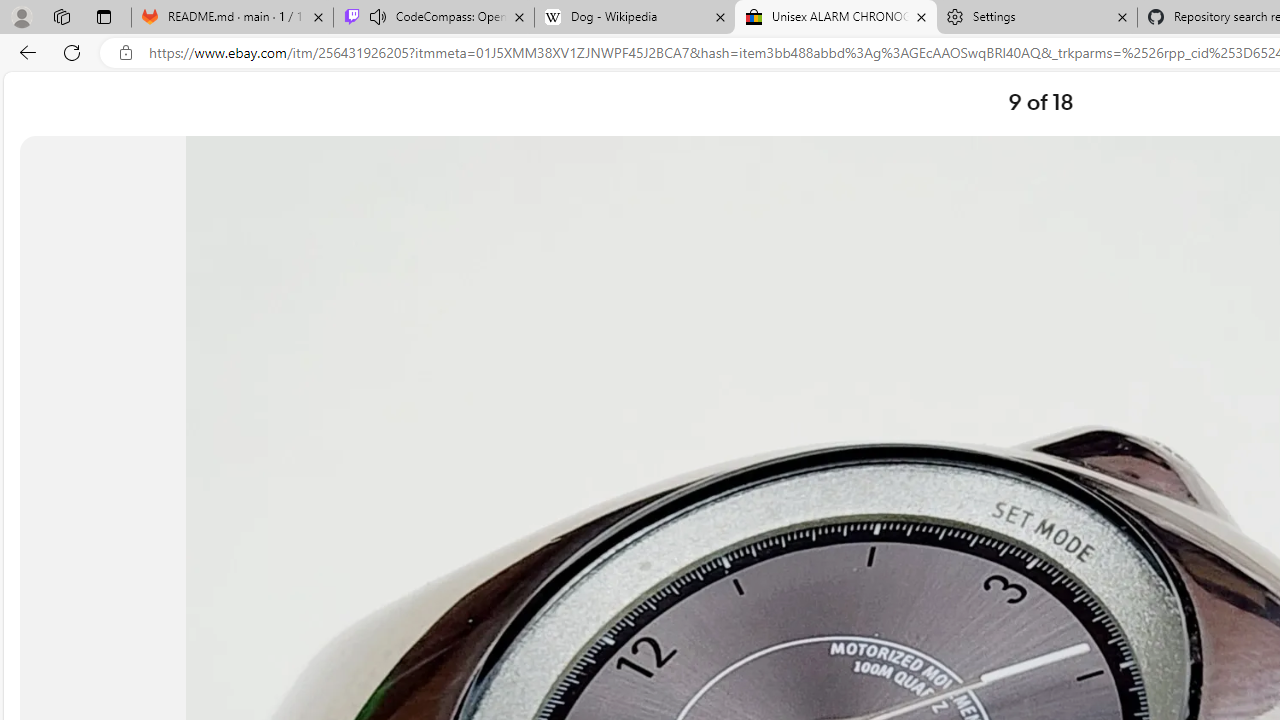 The width and height of the screenshot is (1280, 720). What do you see at coordinates (125, 52) in the screenshot?
I see `'View site information'` at bounding box center [125, 52].